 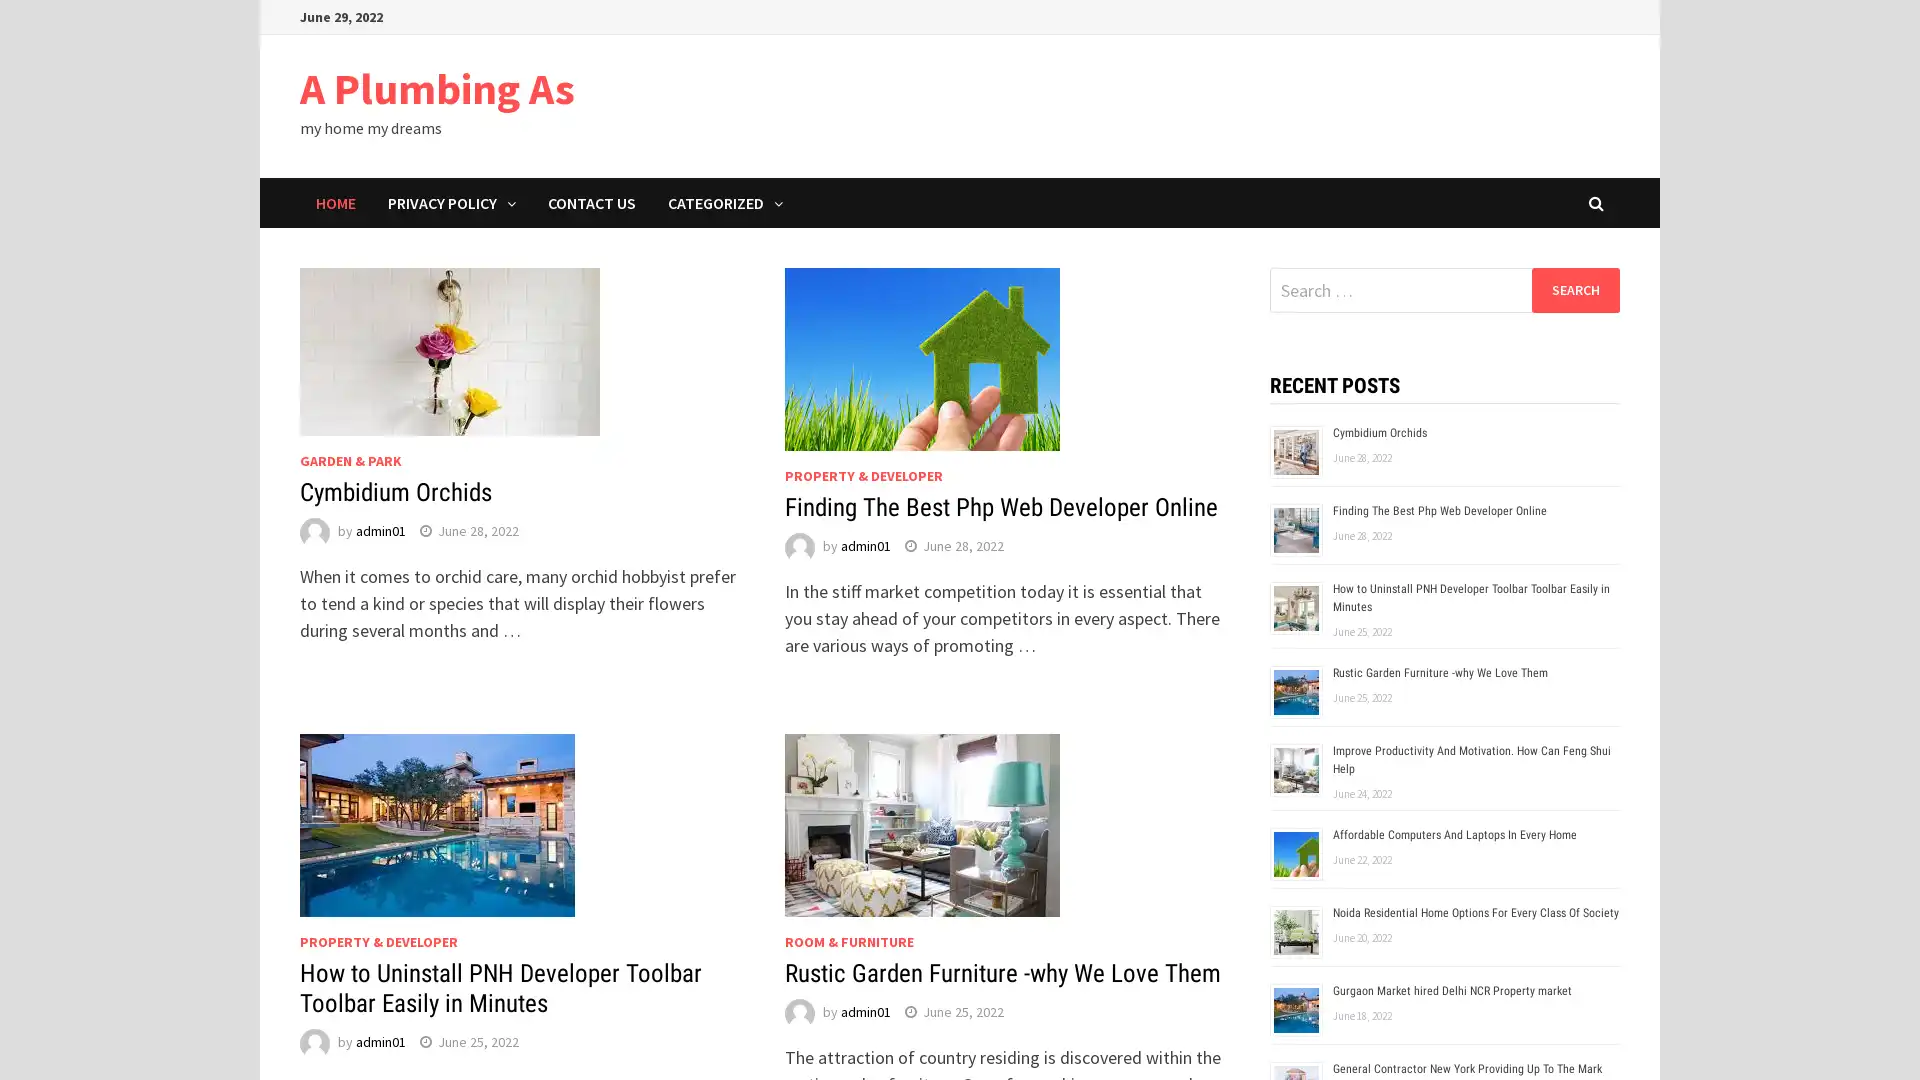 What do you see at coordinates (1574, 289) in the screenshot?
I see `Search` at bounding box center [1574, 289].